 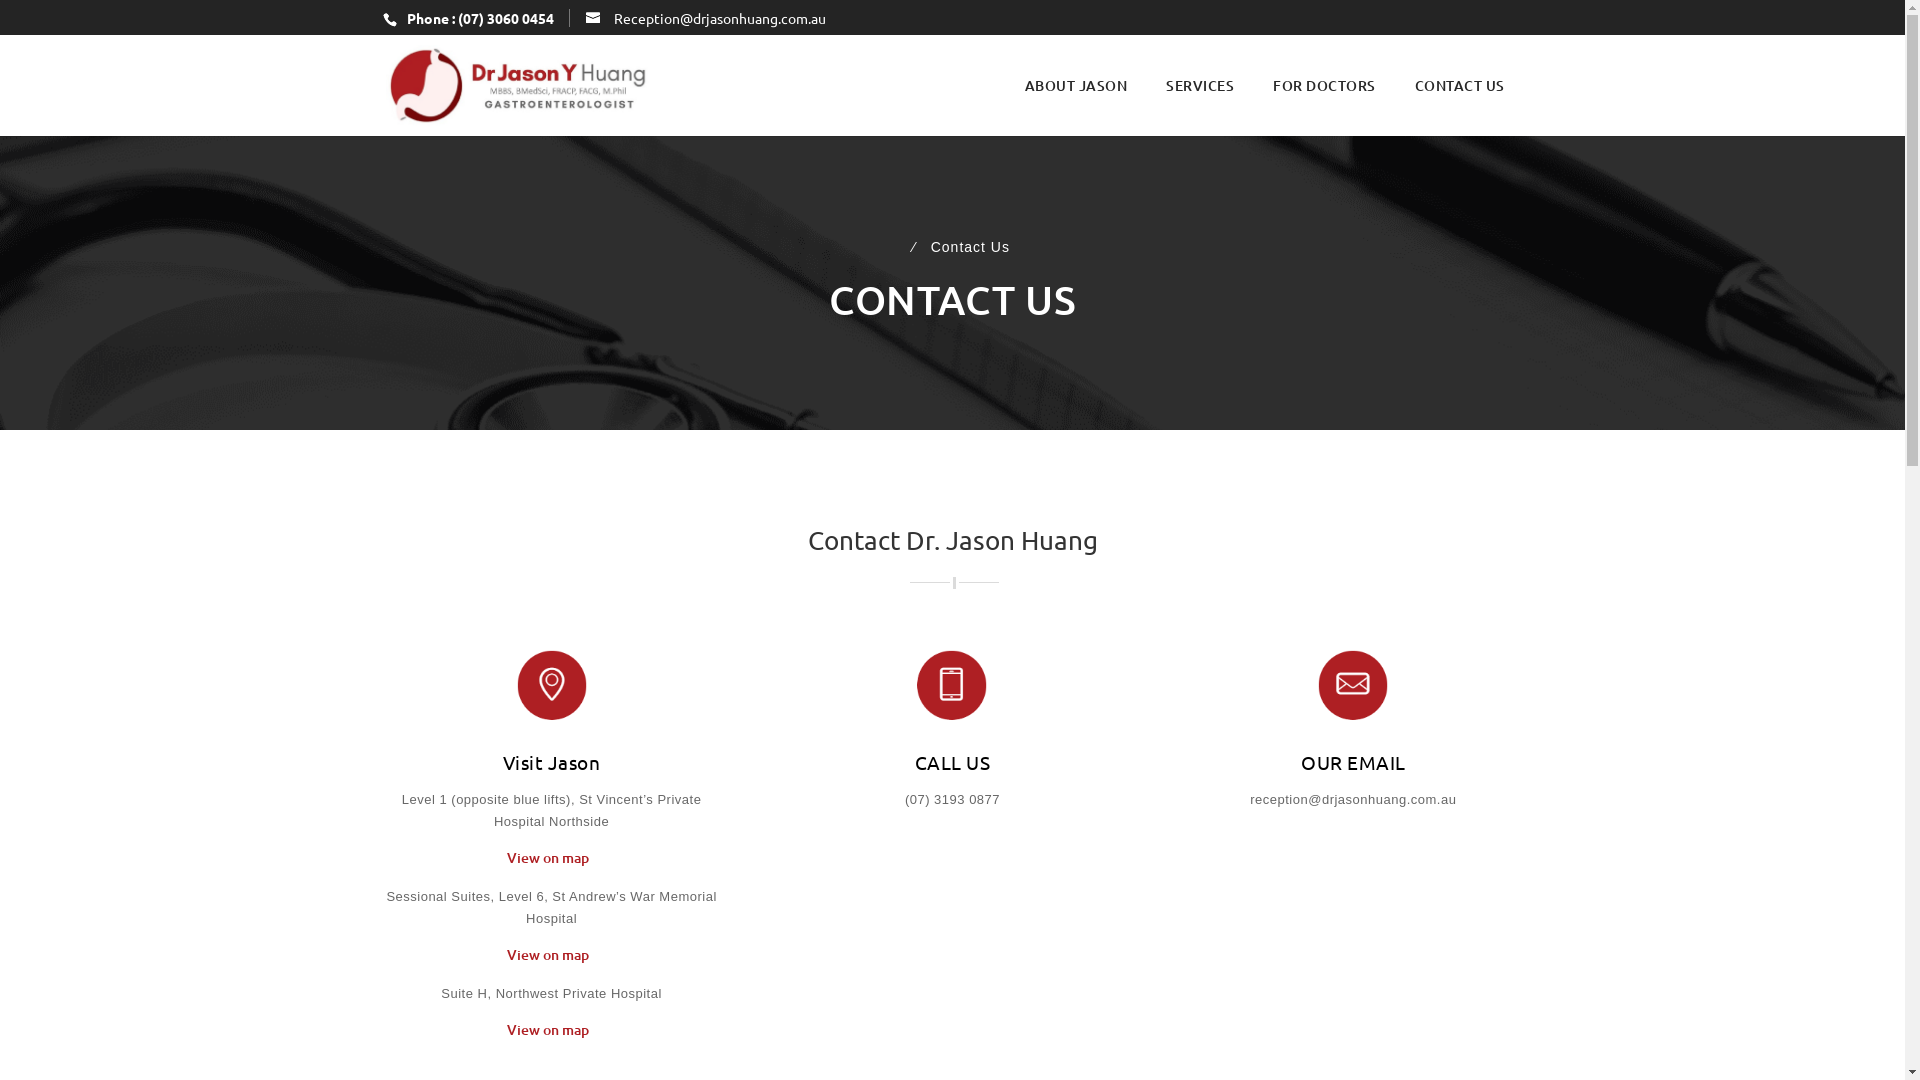 I want to click on 'icon2', so click(x=950, y=684).